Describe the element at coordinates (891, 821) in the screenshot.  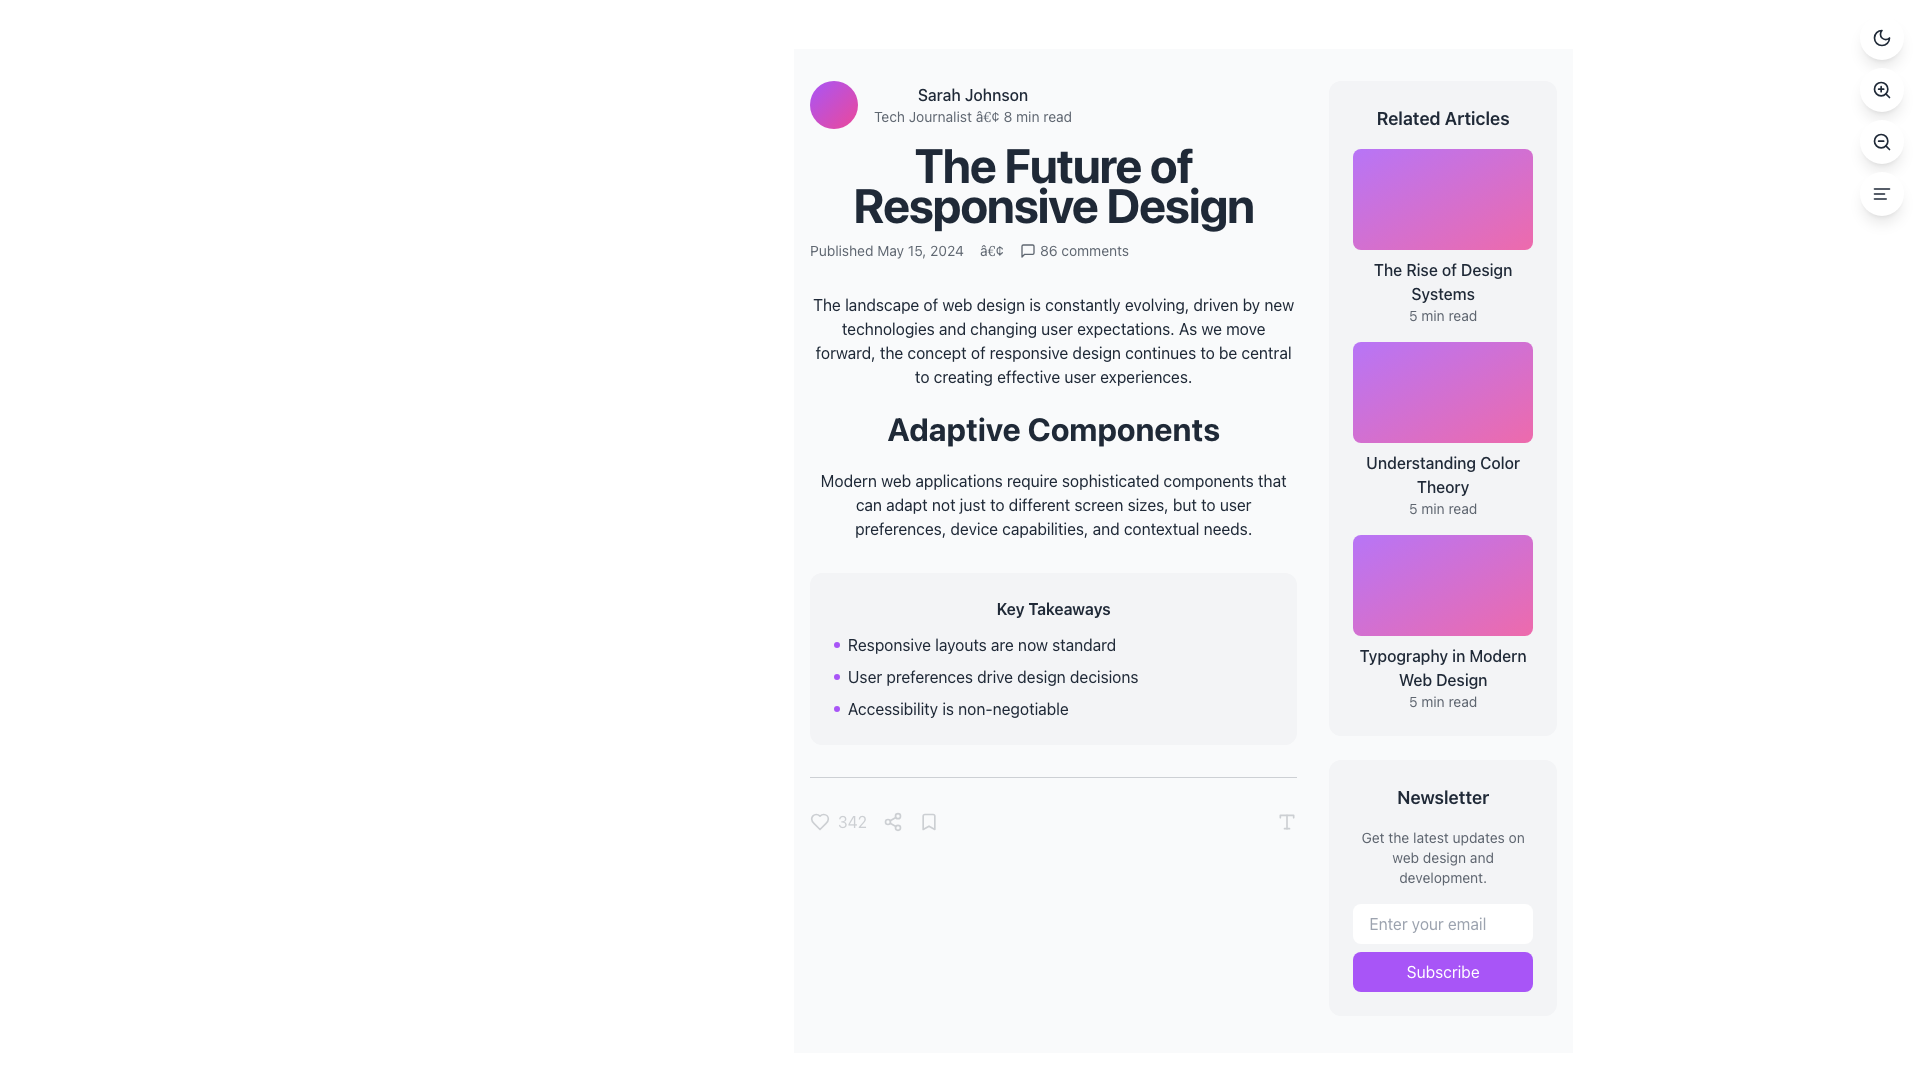
I see `the share icon located in the footer section of the article card, which is the third icon in the horizontal sequence between the like button and the bookmark button` at that location.